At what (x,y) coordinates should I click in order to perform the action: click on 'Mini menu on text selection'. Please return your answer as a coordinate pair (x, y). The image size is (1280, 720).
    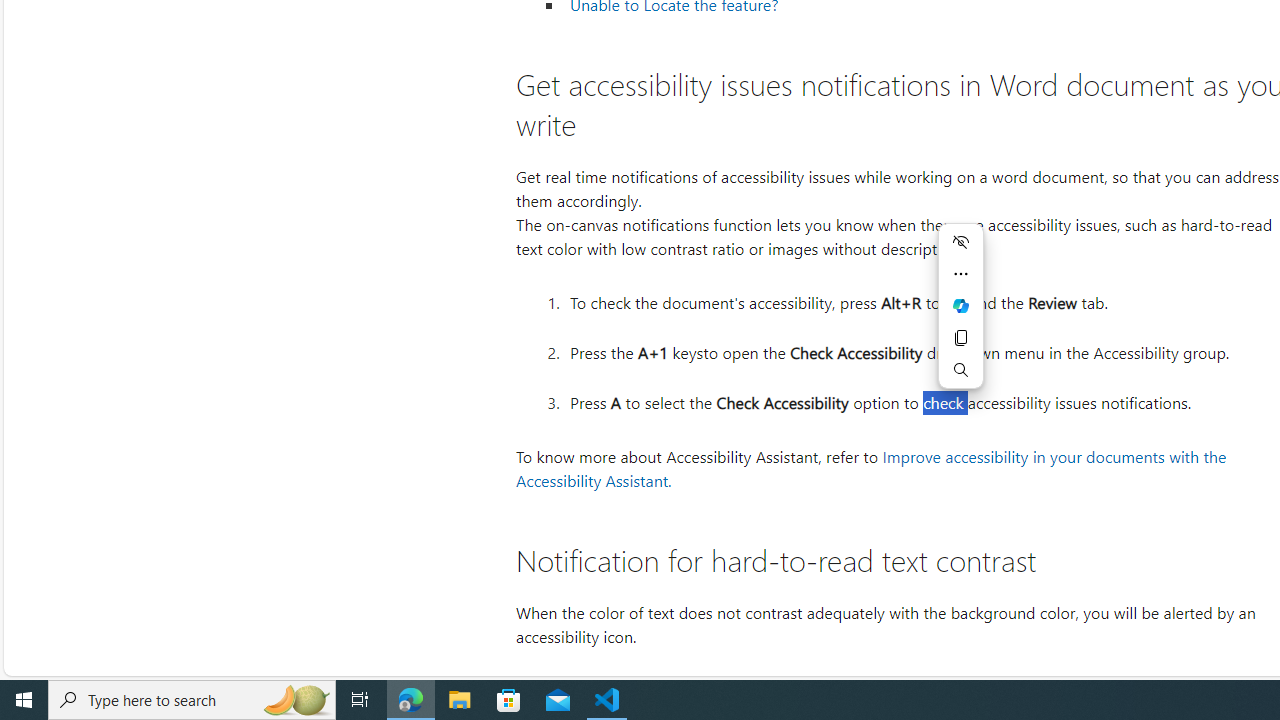
    Looking at the image, I should click on (961, 306).